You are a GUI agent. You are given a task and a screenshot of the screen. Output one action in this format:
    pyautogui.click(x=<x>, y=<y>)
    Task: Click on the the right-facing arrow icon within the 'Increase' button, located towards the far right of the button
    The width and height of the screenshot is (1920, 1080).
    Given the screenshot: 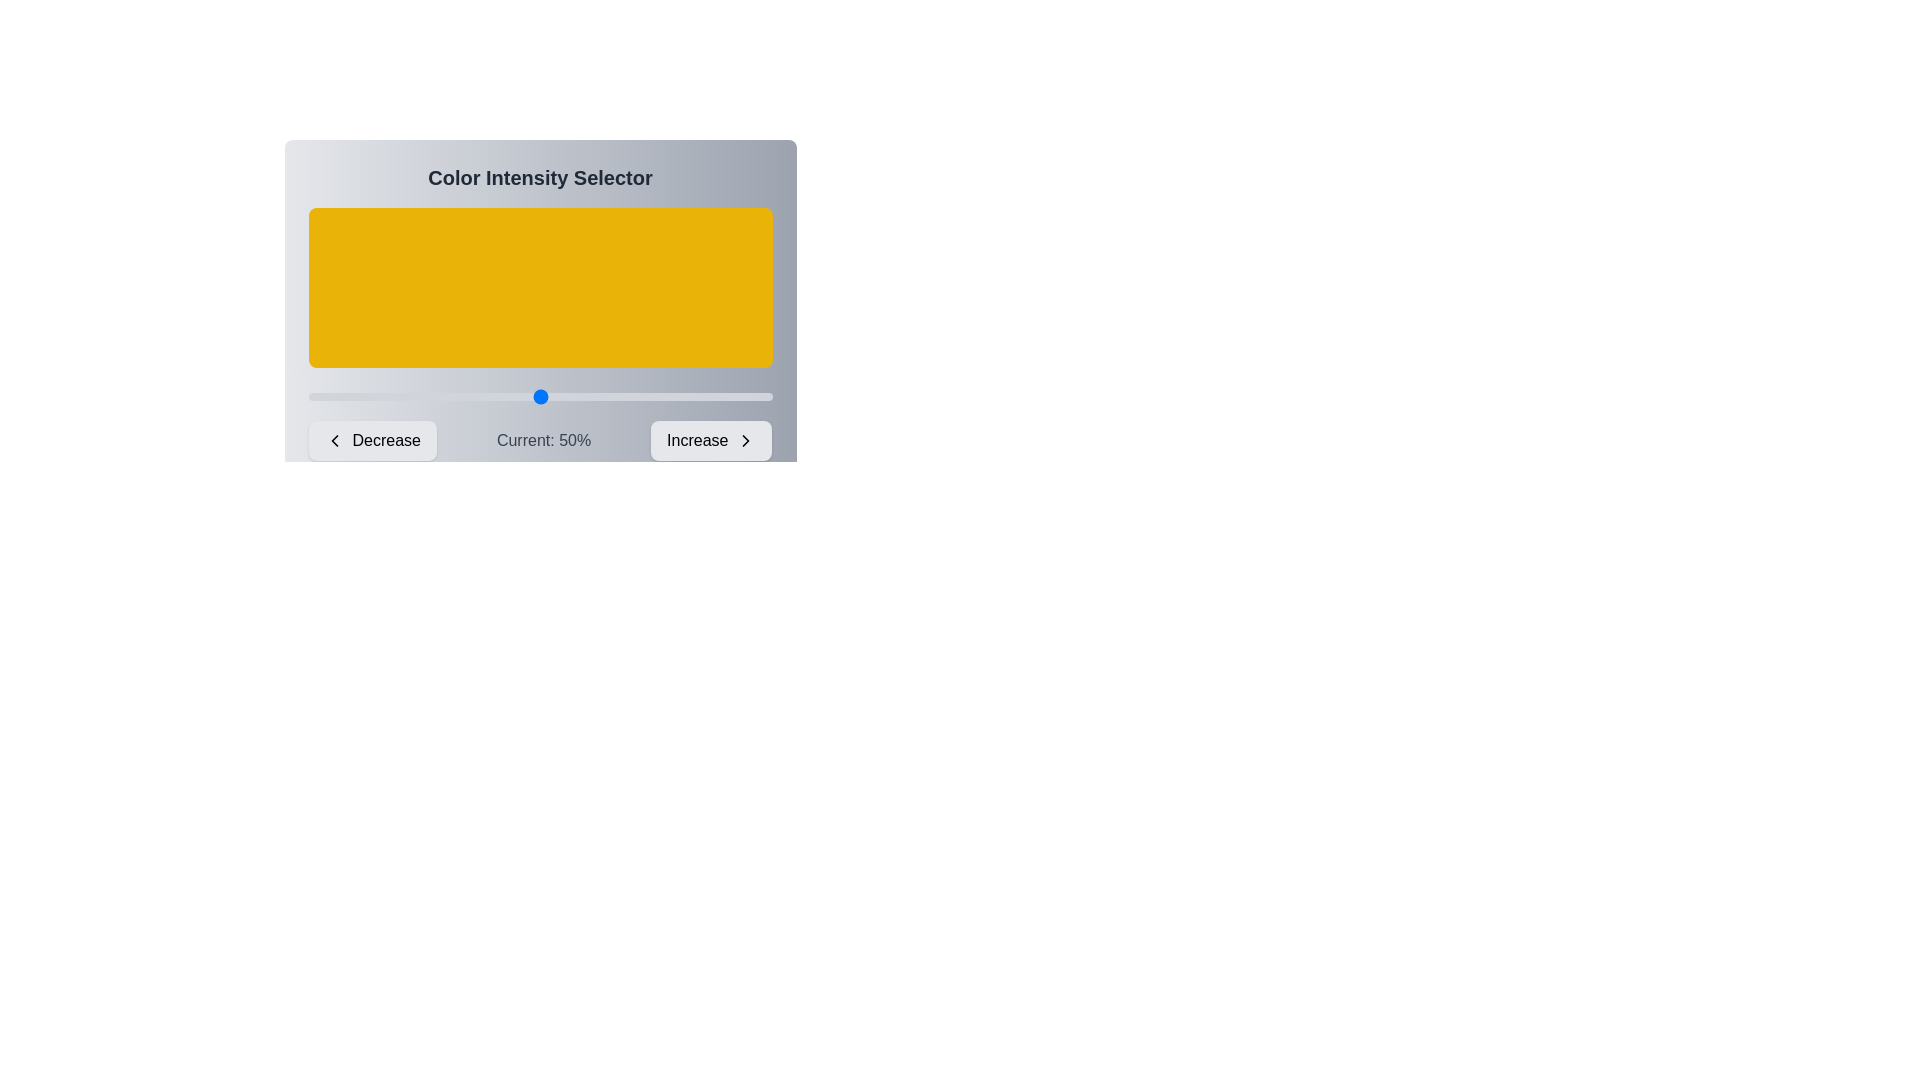 What is the action you would take?
    pyautogui.click(x=745, y=439)
    